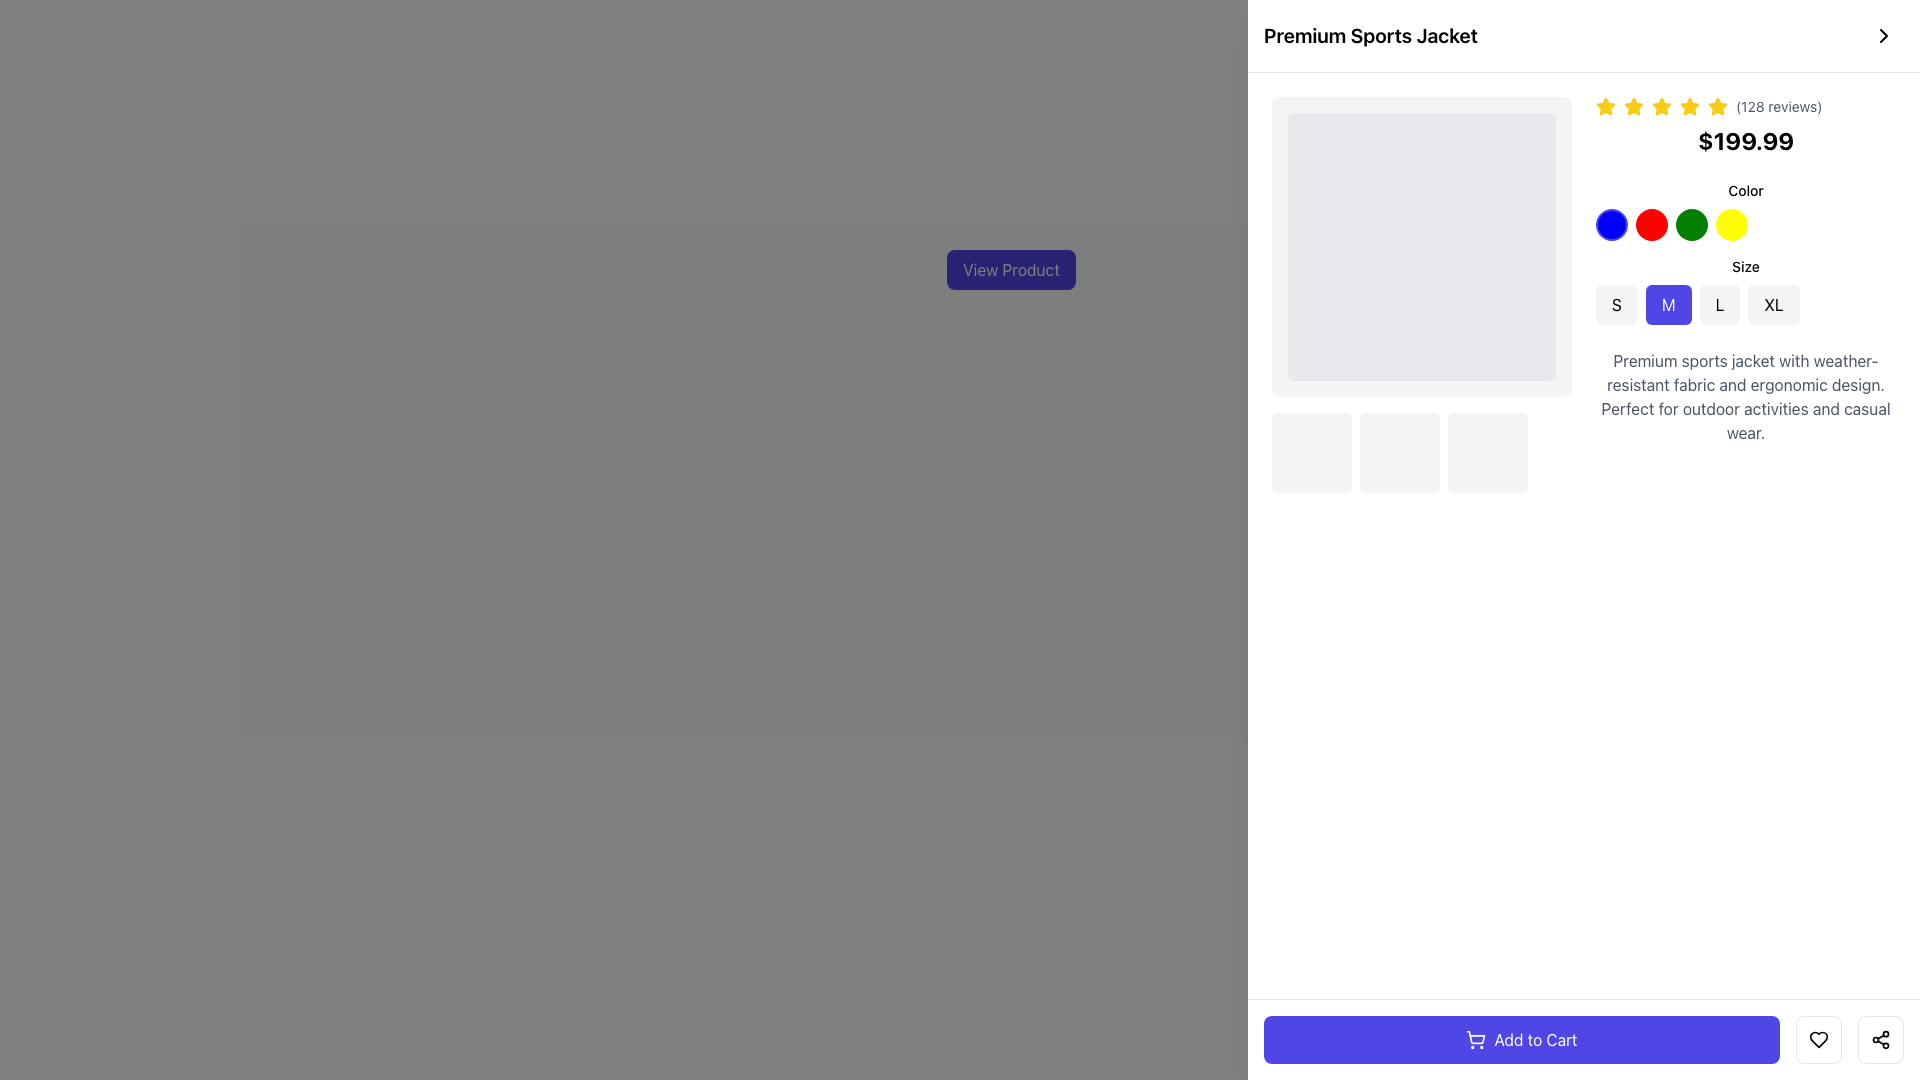 This screenshot has height=1080, width=1920. I want to click on the third square component with a light gray background and rounded corners, located just below the main product image, so click(1488, 452).